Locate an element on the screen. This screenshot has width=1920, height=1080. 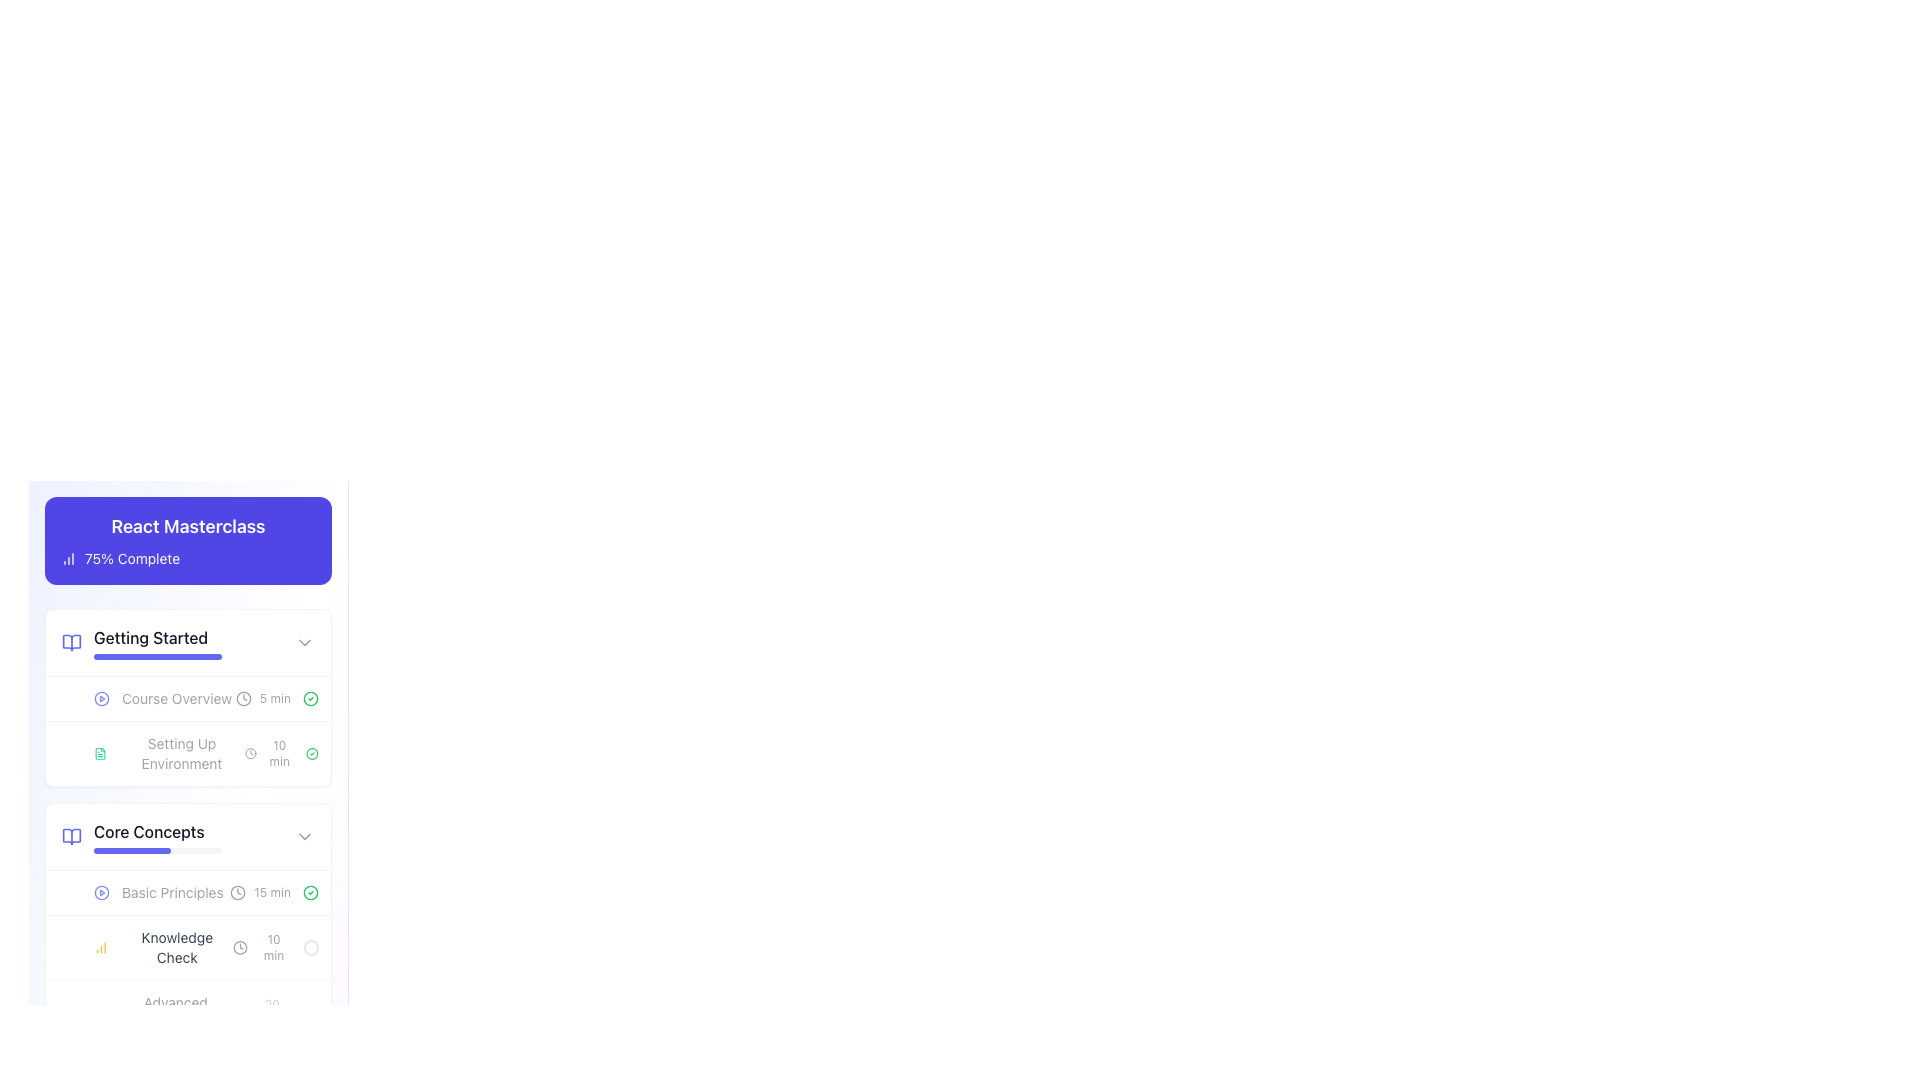
the status of the checkmark icon indicating the completion of the 'Course Overview' in the 'Getting Started' section, located next to the '5 min' text is located at coordinates (310, 697).